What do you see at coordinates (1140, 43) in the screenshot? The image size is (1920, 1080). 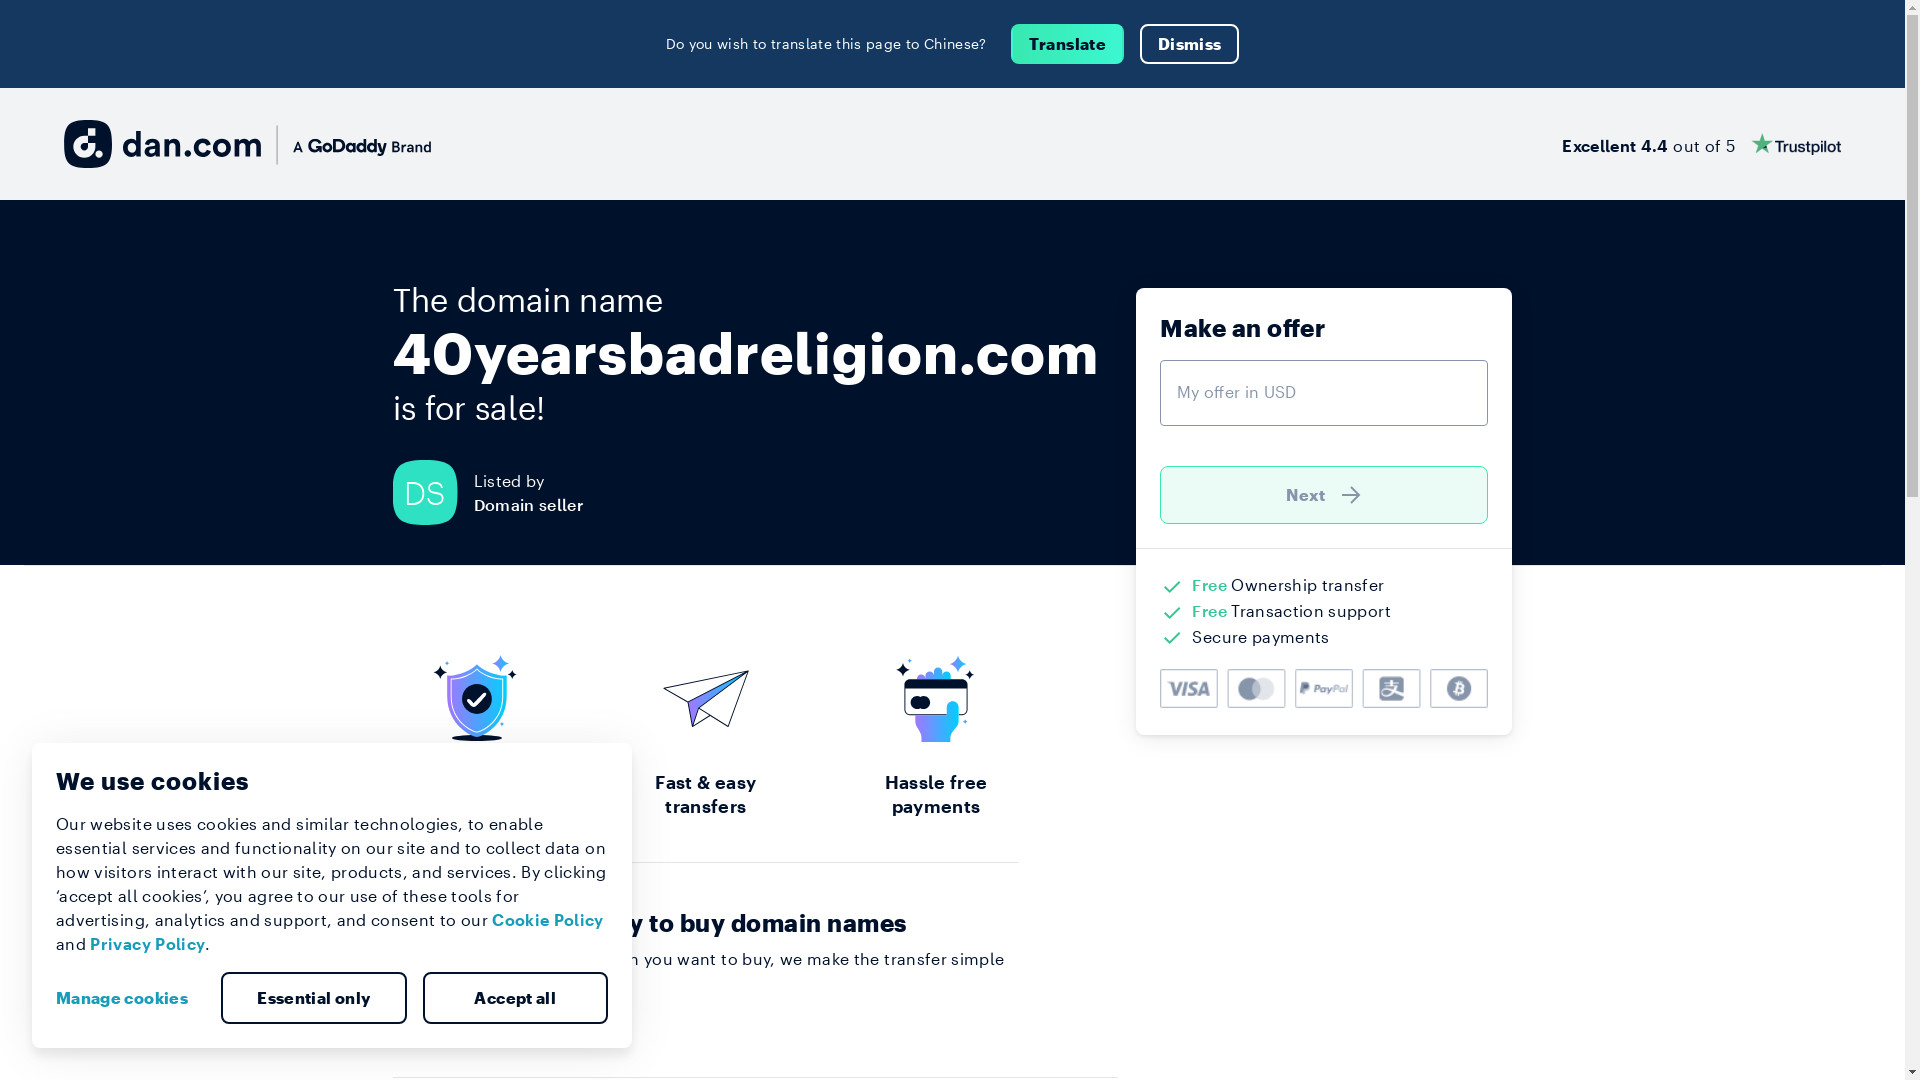 I see `'Dismiss'` at bounding box center [1140, 43].